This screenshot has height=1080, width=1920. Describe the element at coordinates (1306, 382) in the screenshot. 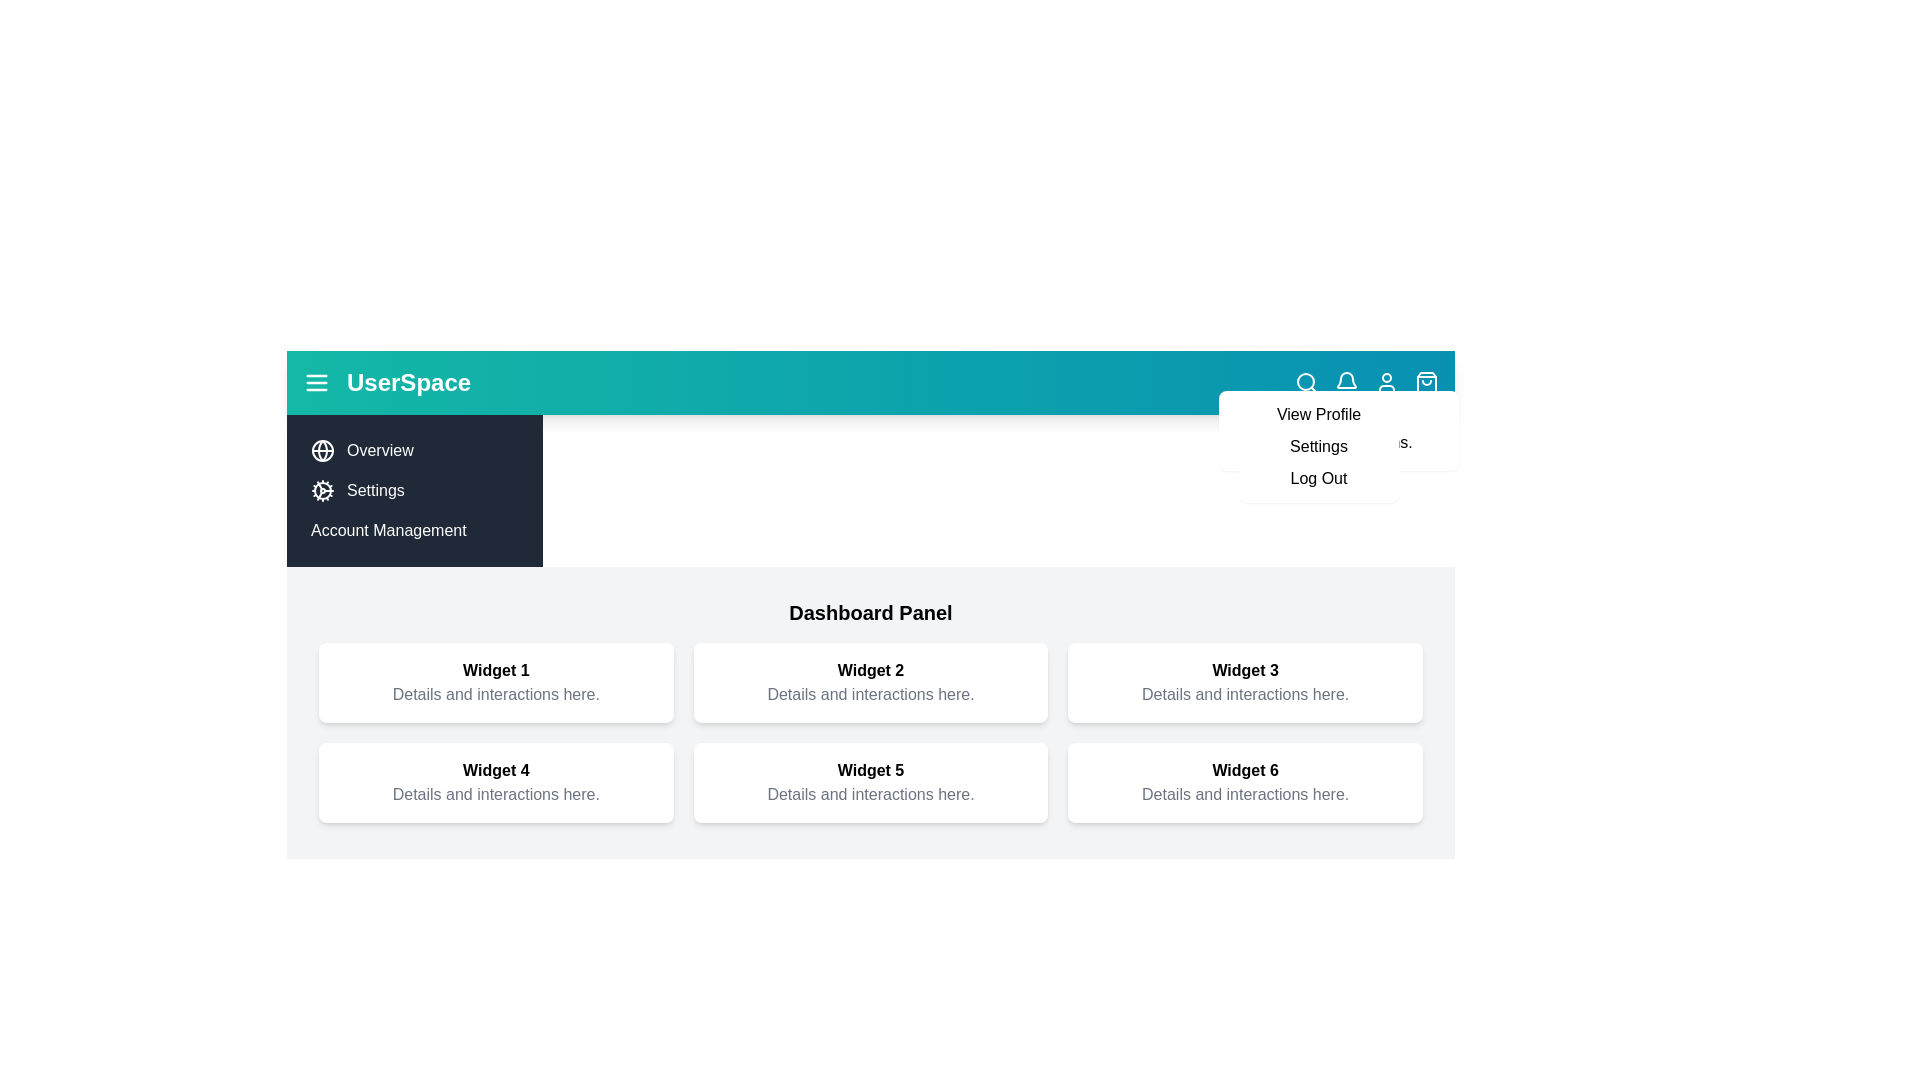

I see `the magnifying glass icon located at the top-right corner of the teal header bar` at that location.